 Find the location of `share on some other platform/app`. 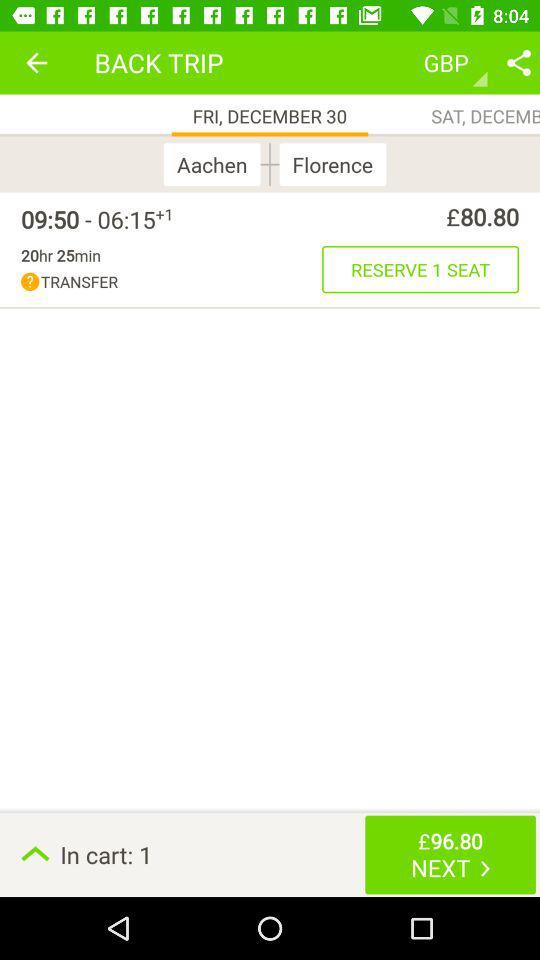

share on some other platform/app is located at coordinates (518, 62).